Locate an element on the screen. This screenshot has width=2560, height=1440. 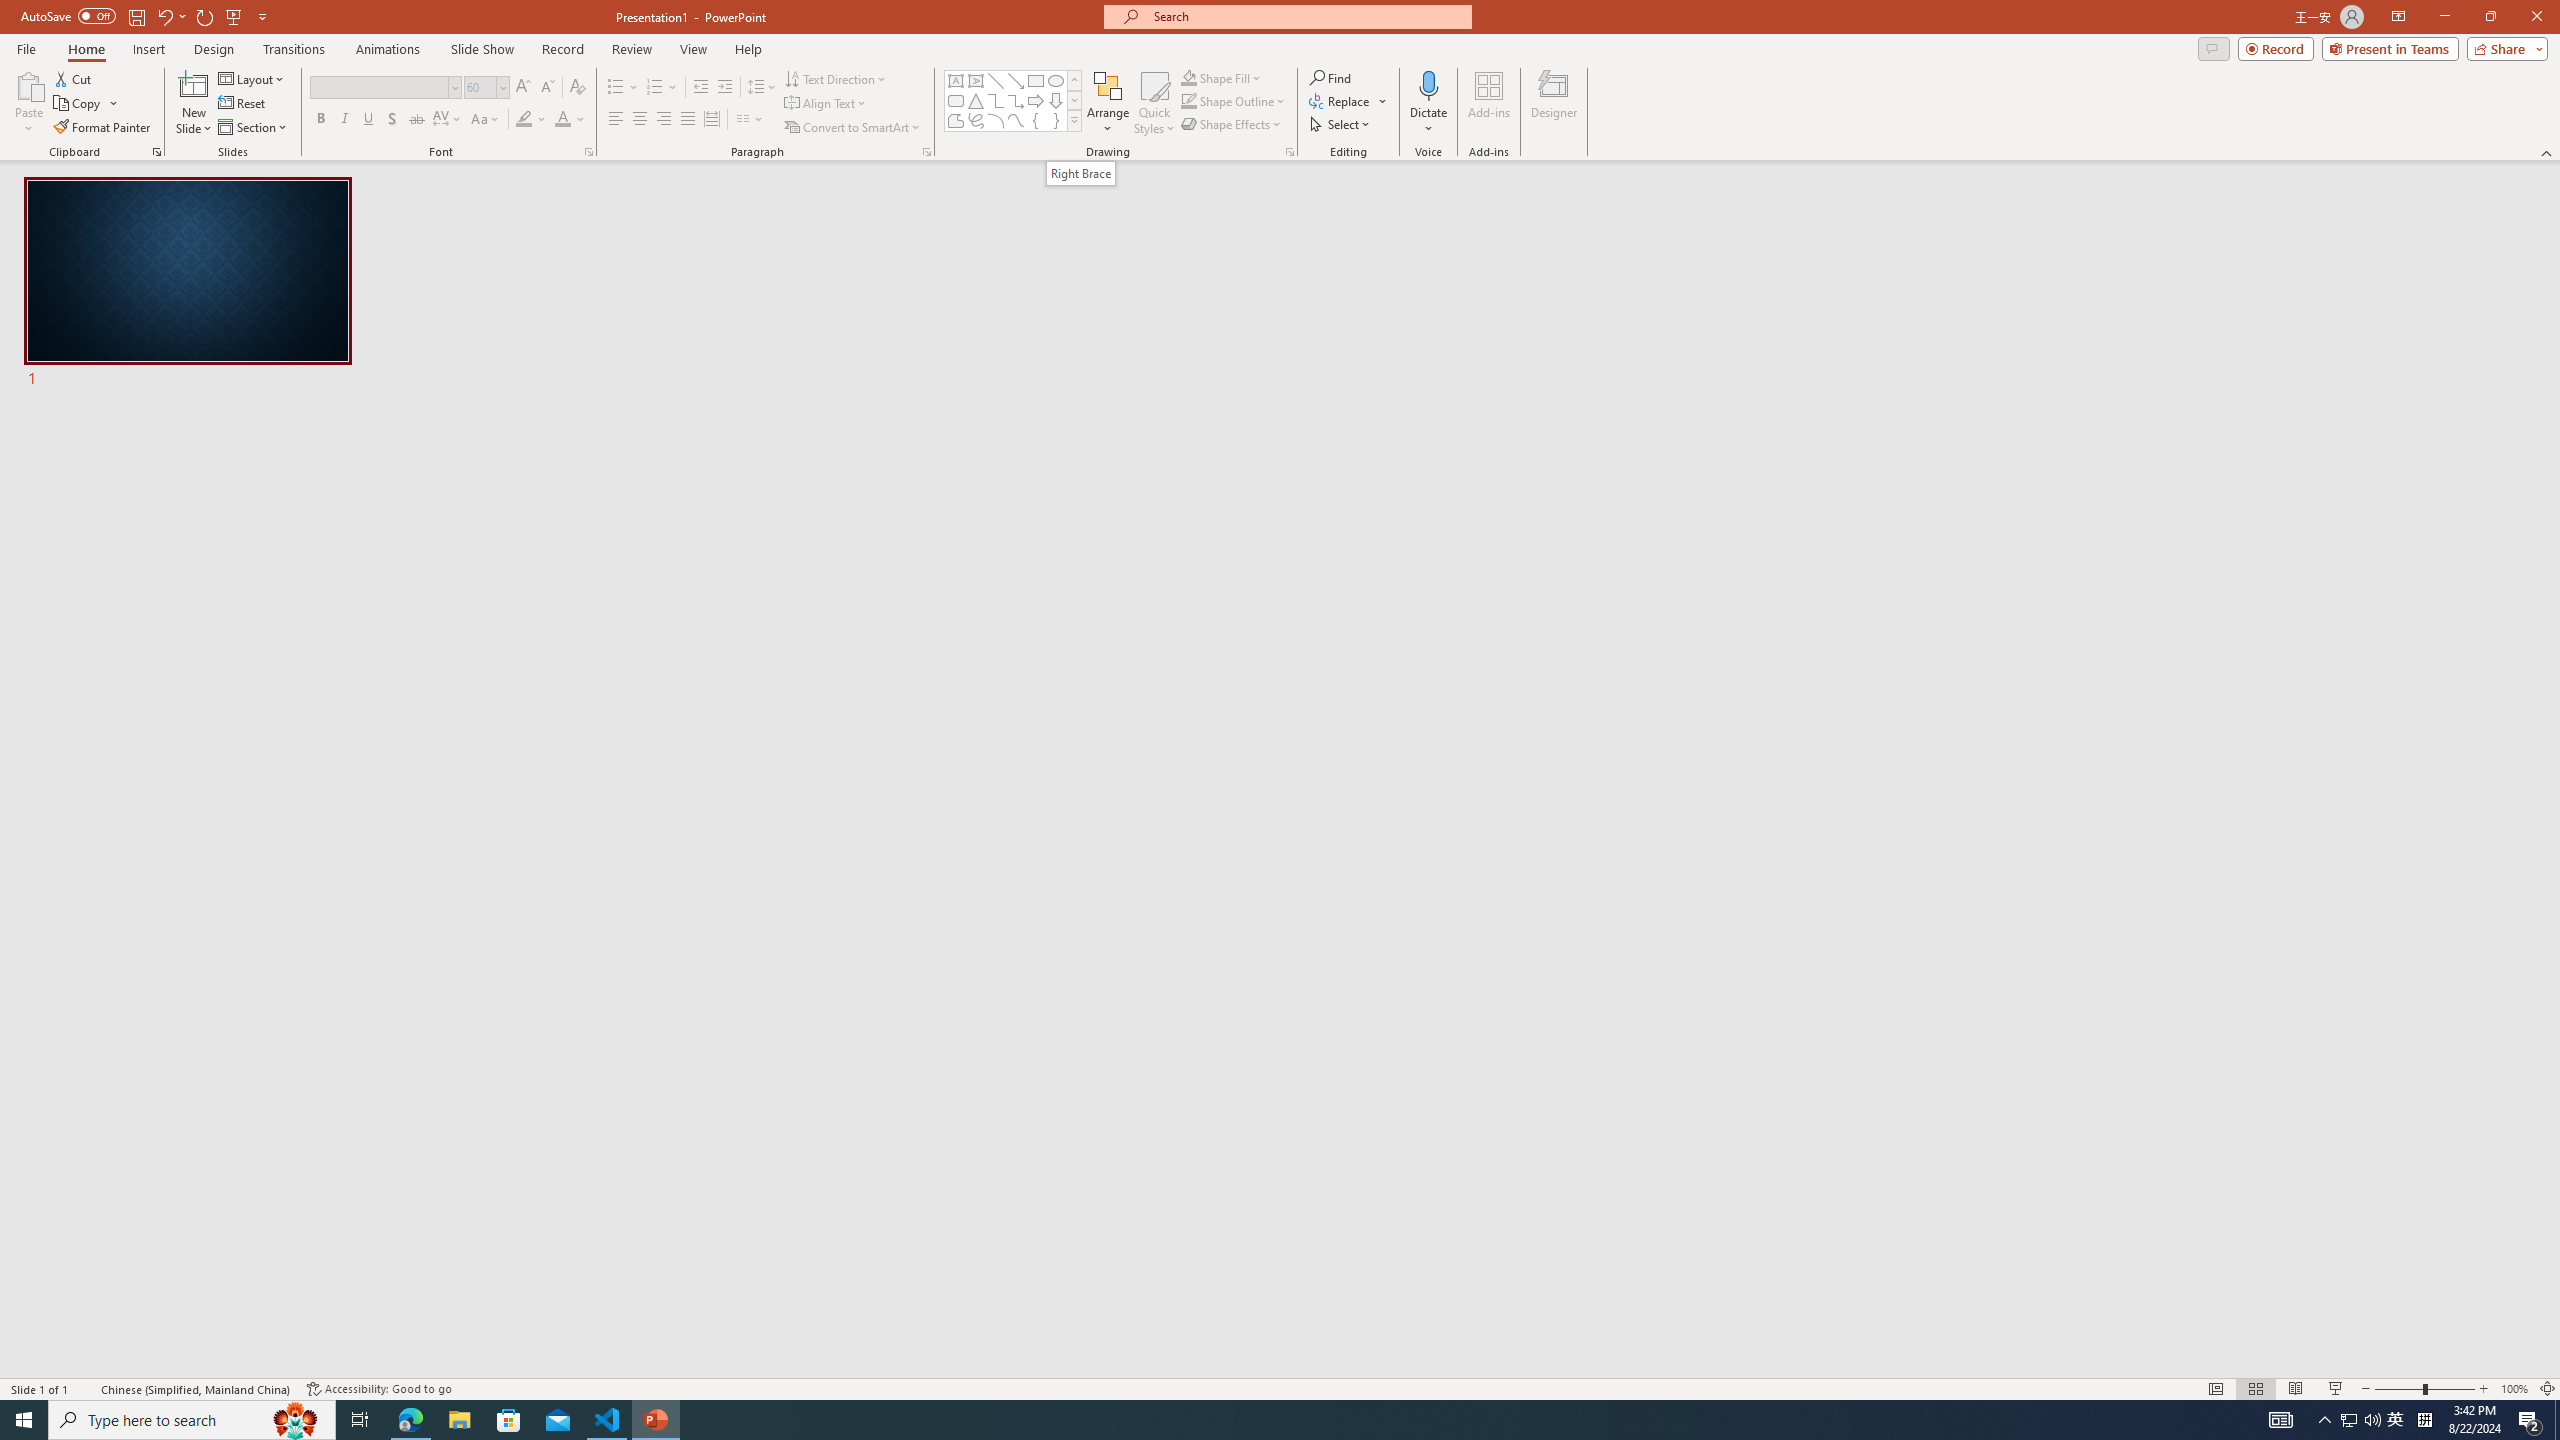
'Shape Fill Orange, Accent 2' is located at coordinates (1189, 77).